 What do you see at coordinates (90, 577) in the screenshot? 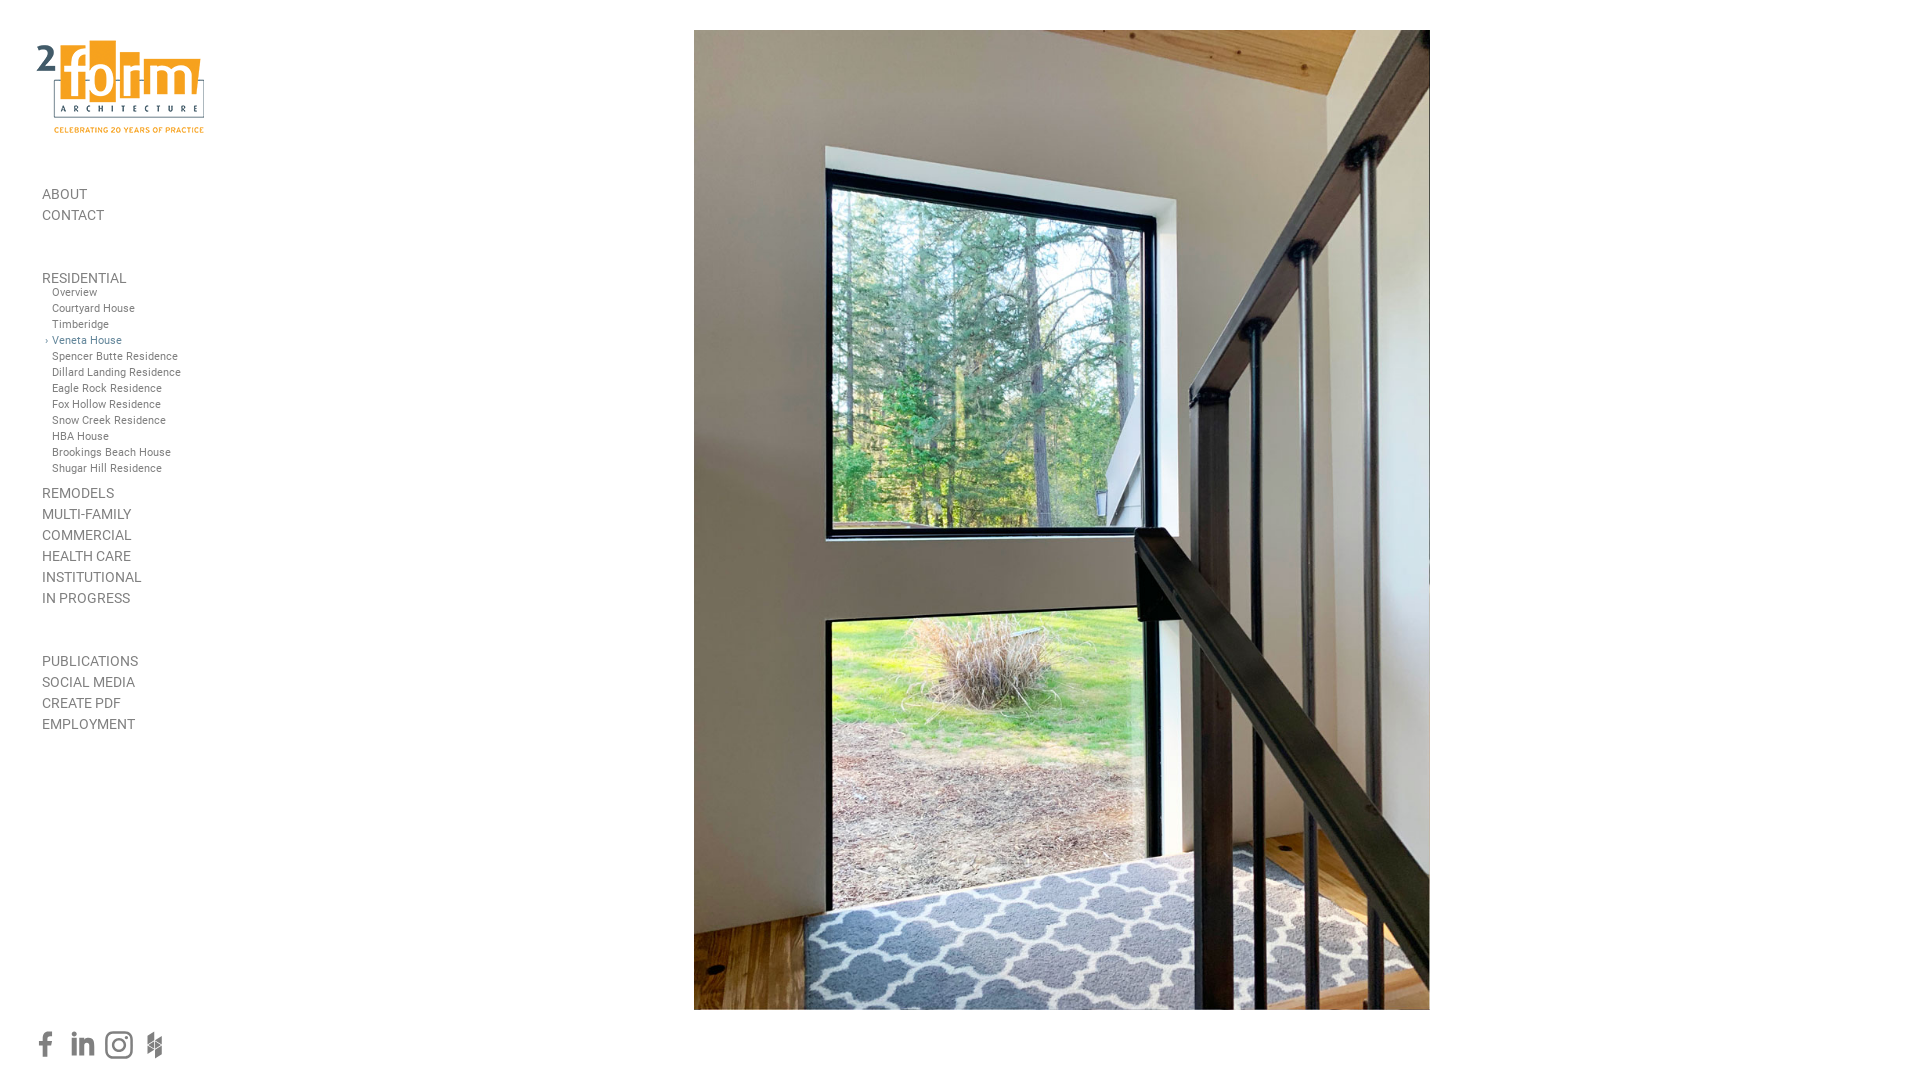
I see `'INSTITUTIONAL'` at bounding box center [90, 577].